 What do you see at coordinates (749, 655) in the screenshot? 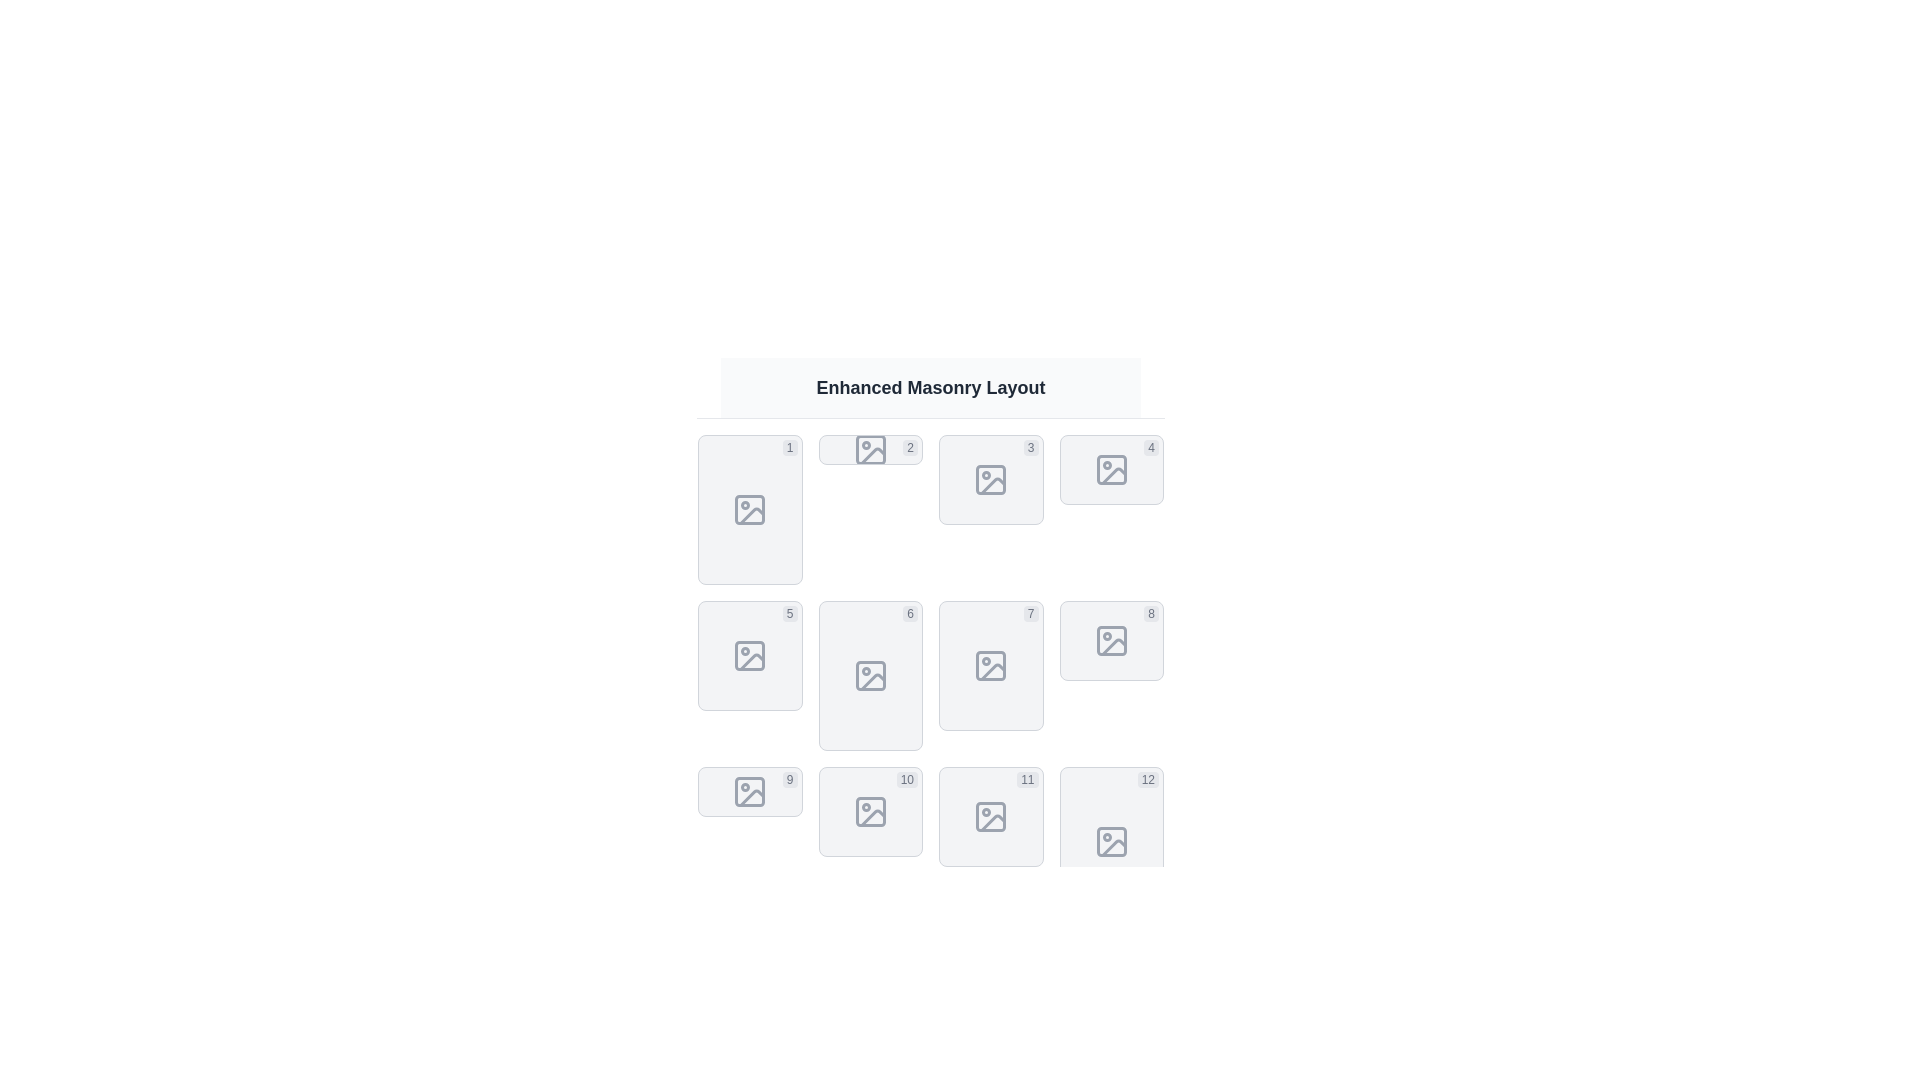
I see `the card UI component located in the second row and first column of the masonry layout` at bounding box center [749, 655].